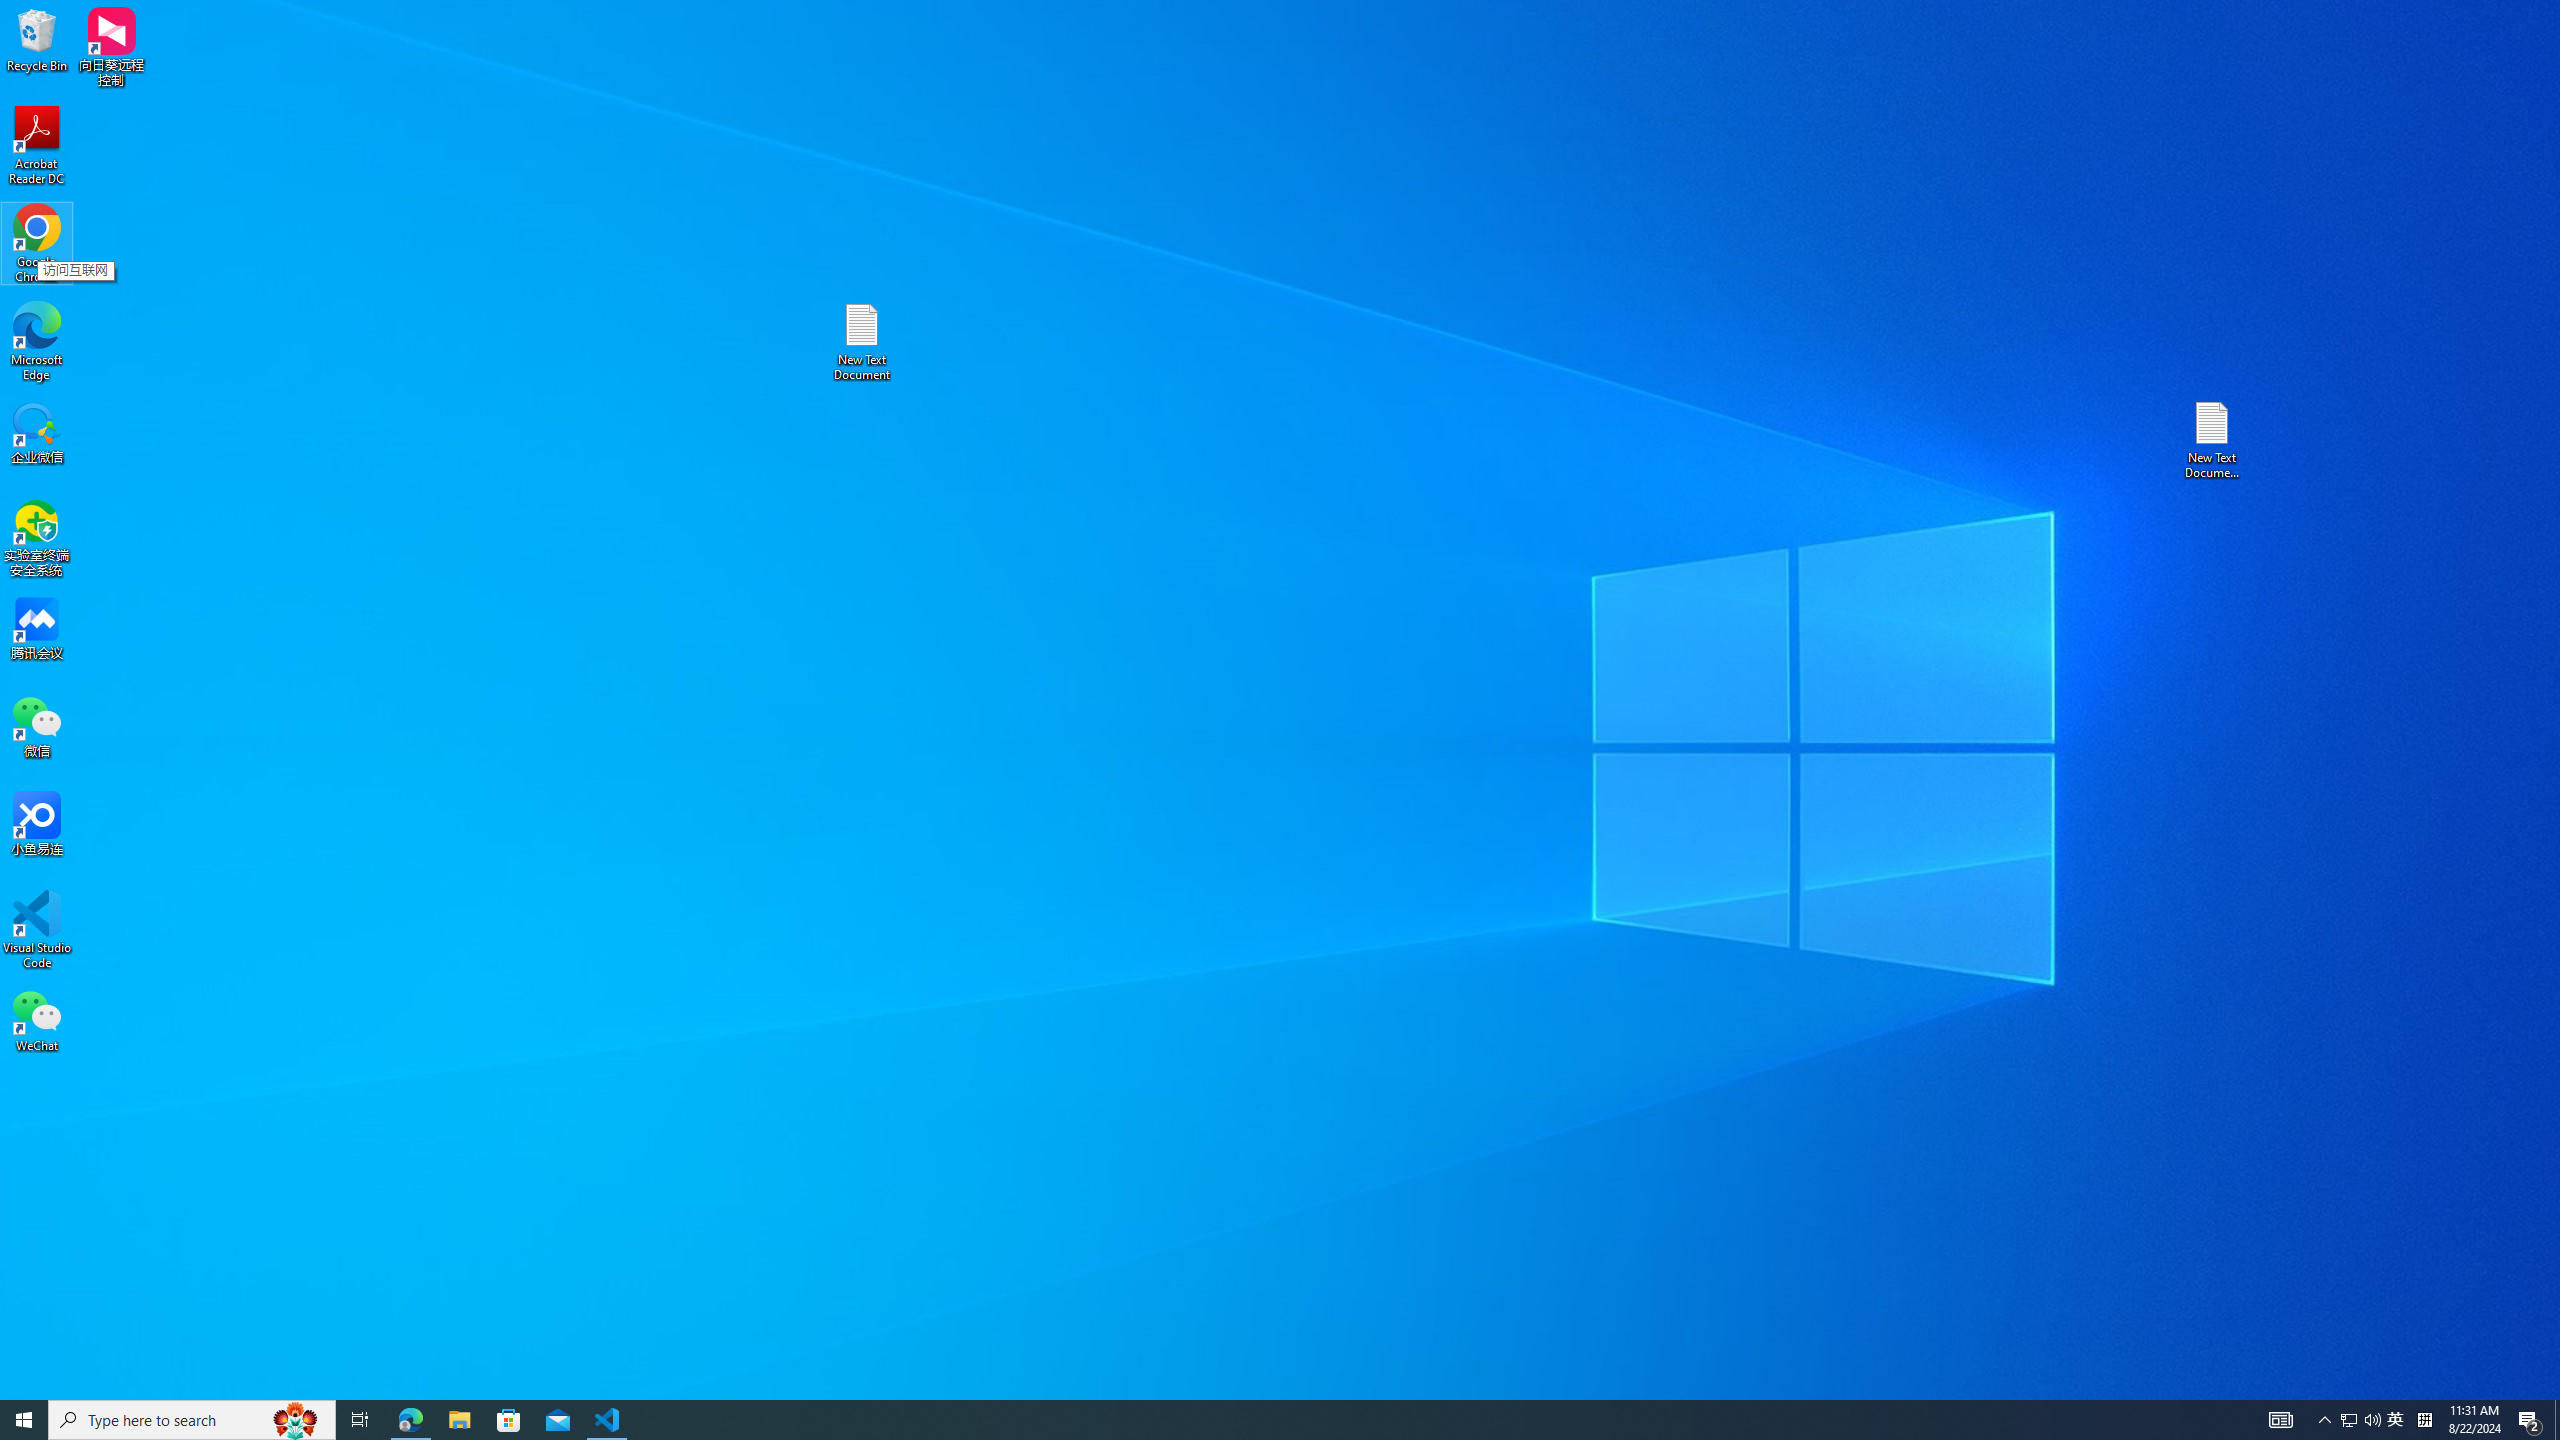 The image size is (2560, 1440). What do you see at coordinates (2556, 1418) in the screenshot?
I see `'Show desktop'` at bounding box center [2556, 1418].